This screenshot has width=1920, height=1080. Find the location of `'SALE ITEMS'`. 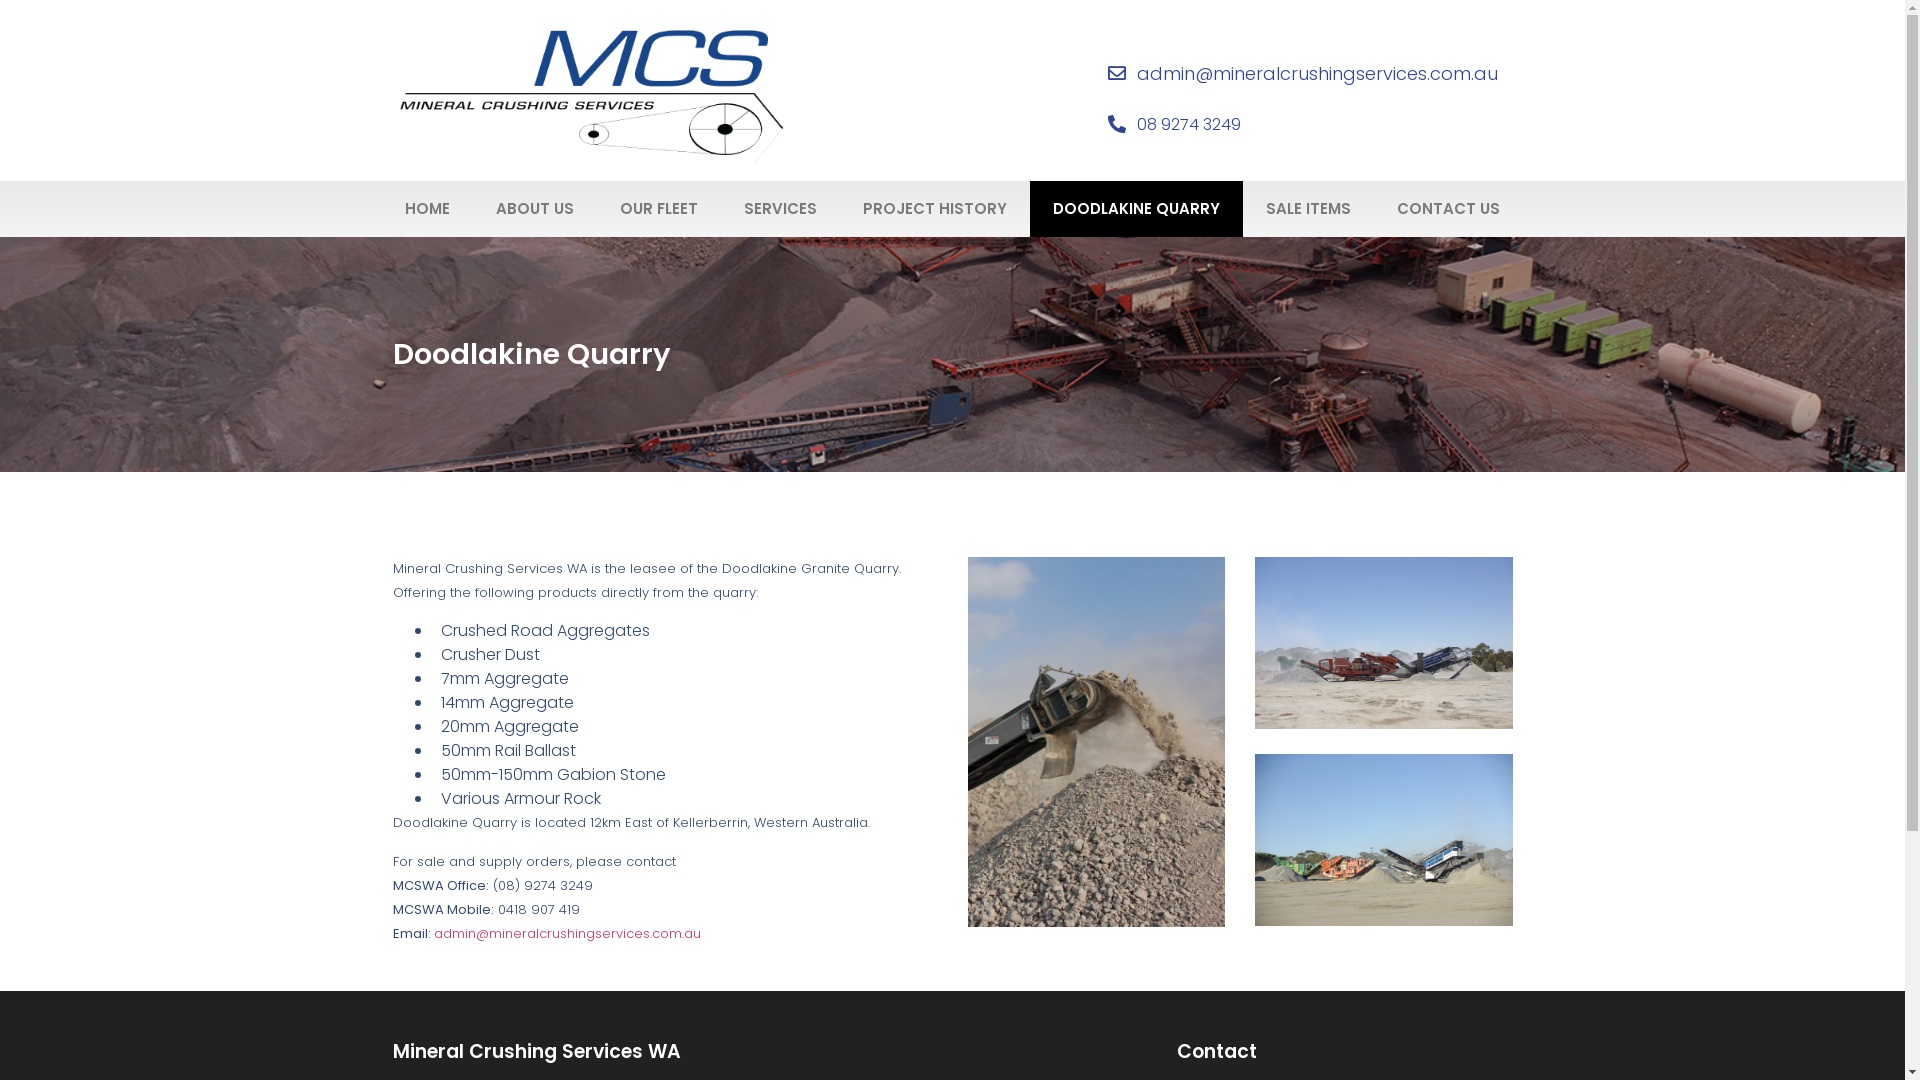

'SALE ITEMS' is located at coordinates (1308, 208).